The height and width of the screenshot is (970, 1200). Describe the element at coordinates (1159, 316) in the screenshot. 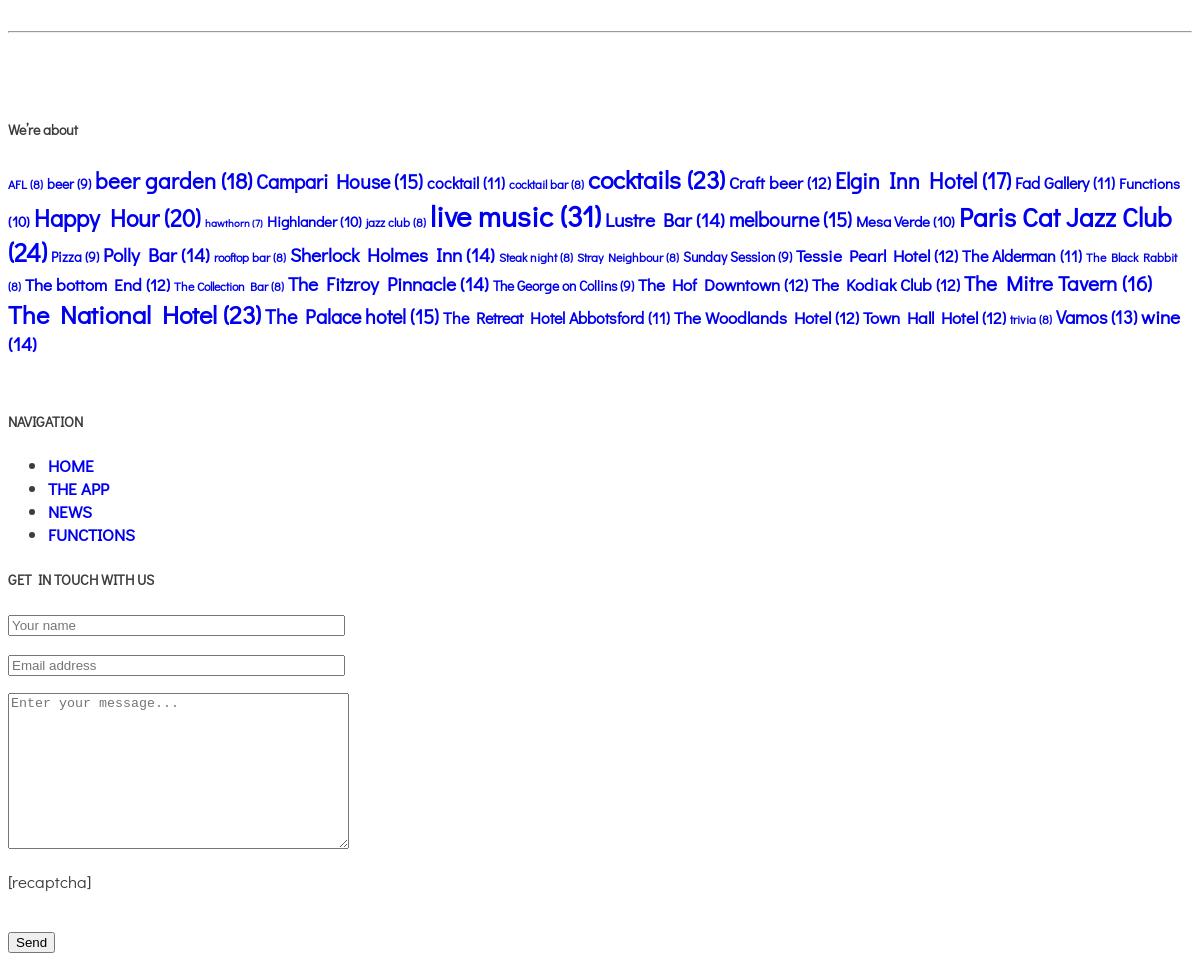

I see `'wine'` at that location.